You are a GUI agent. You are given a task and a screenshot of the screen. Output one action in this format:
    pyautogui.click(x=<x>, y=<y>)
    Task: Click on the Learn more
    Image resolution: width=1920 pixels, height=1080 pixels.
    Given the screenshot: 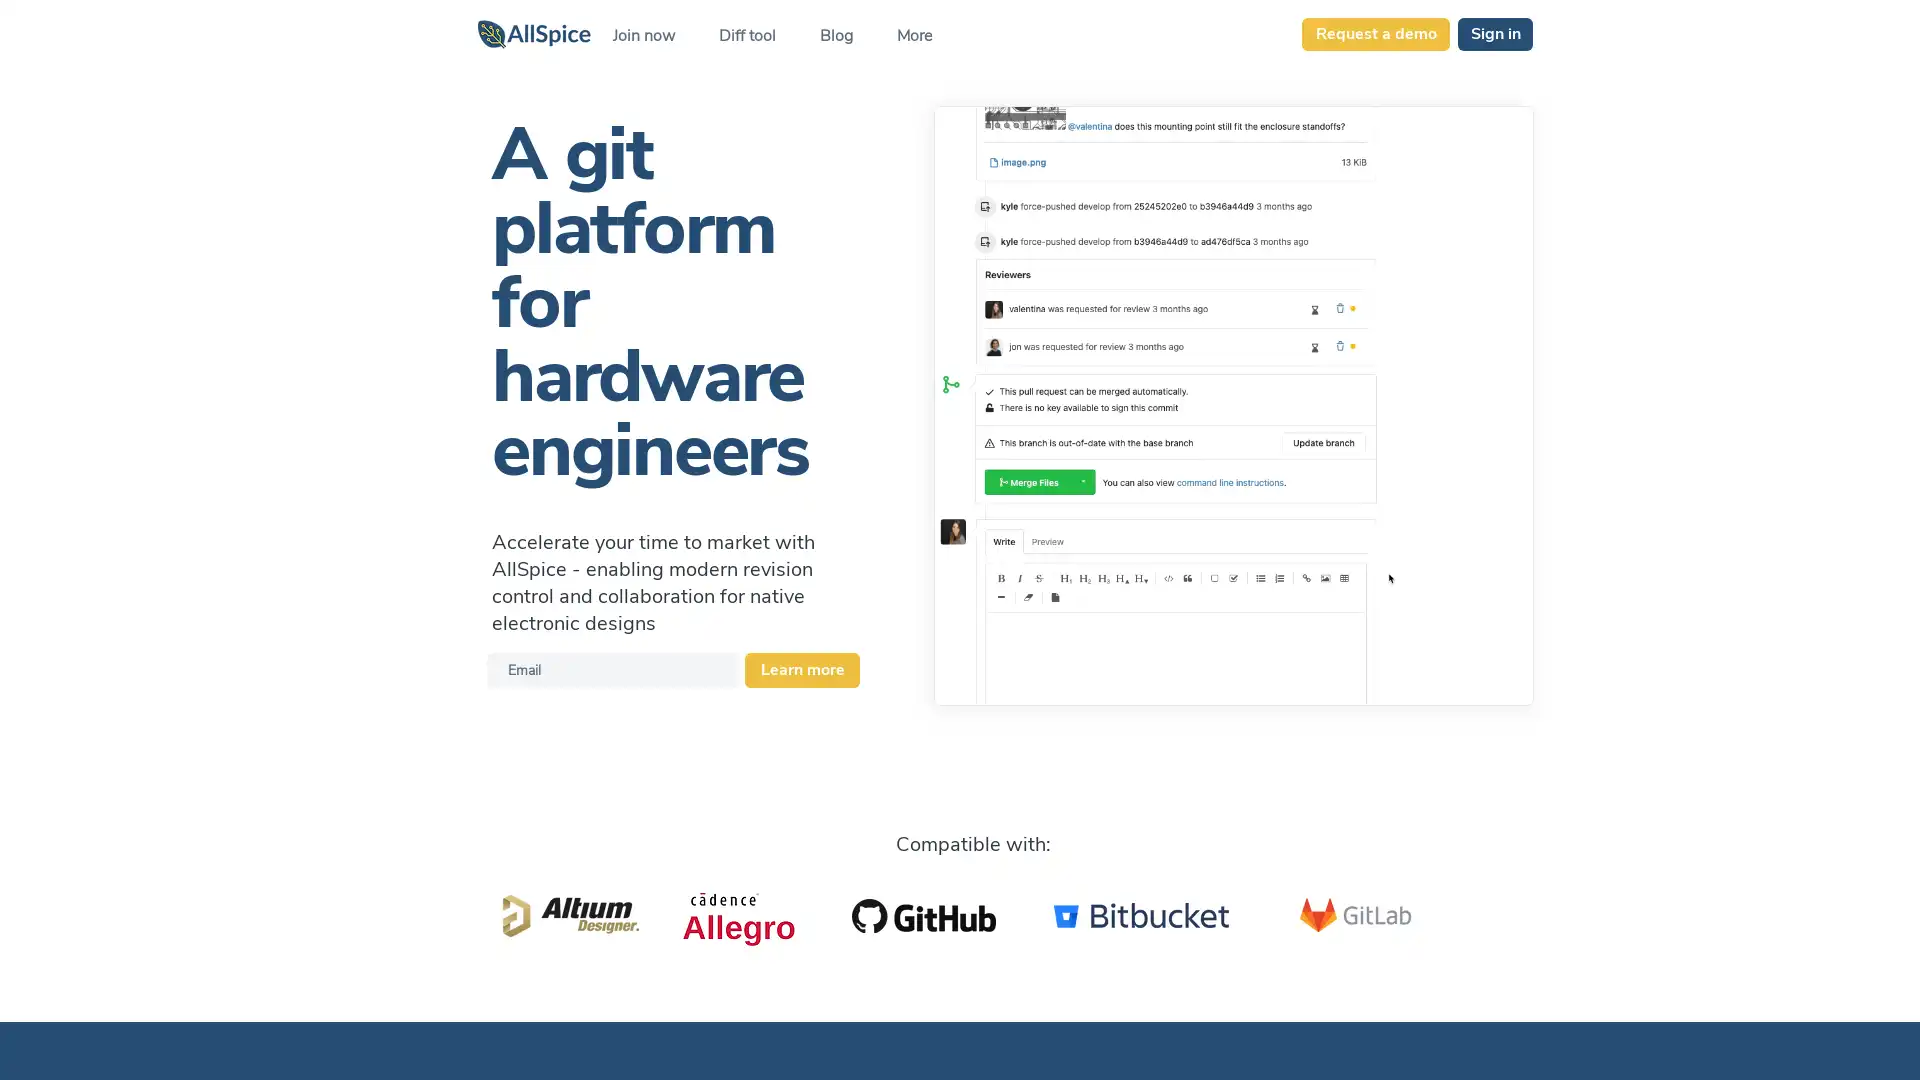 What is the action you would take?
    pyautogui.click(x=802, y=670)
    